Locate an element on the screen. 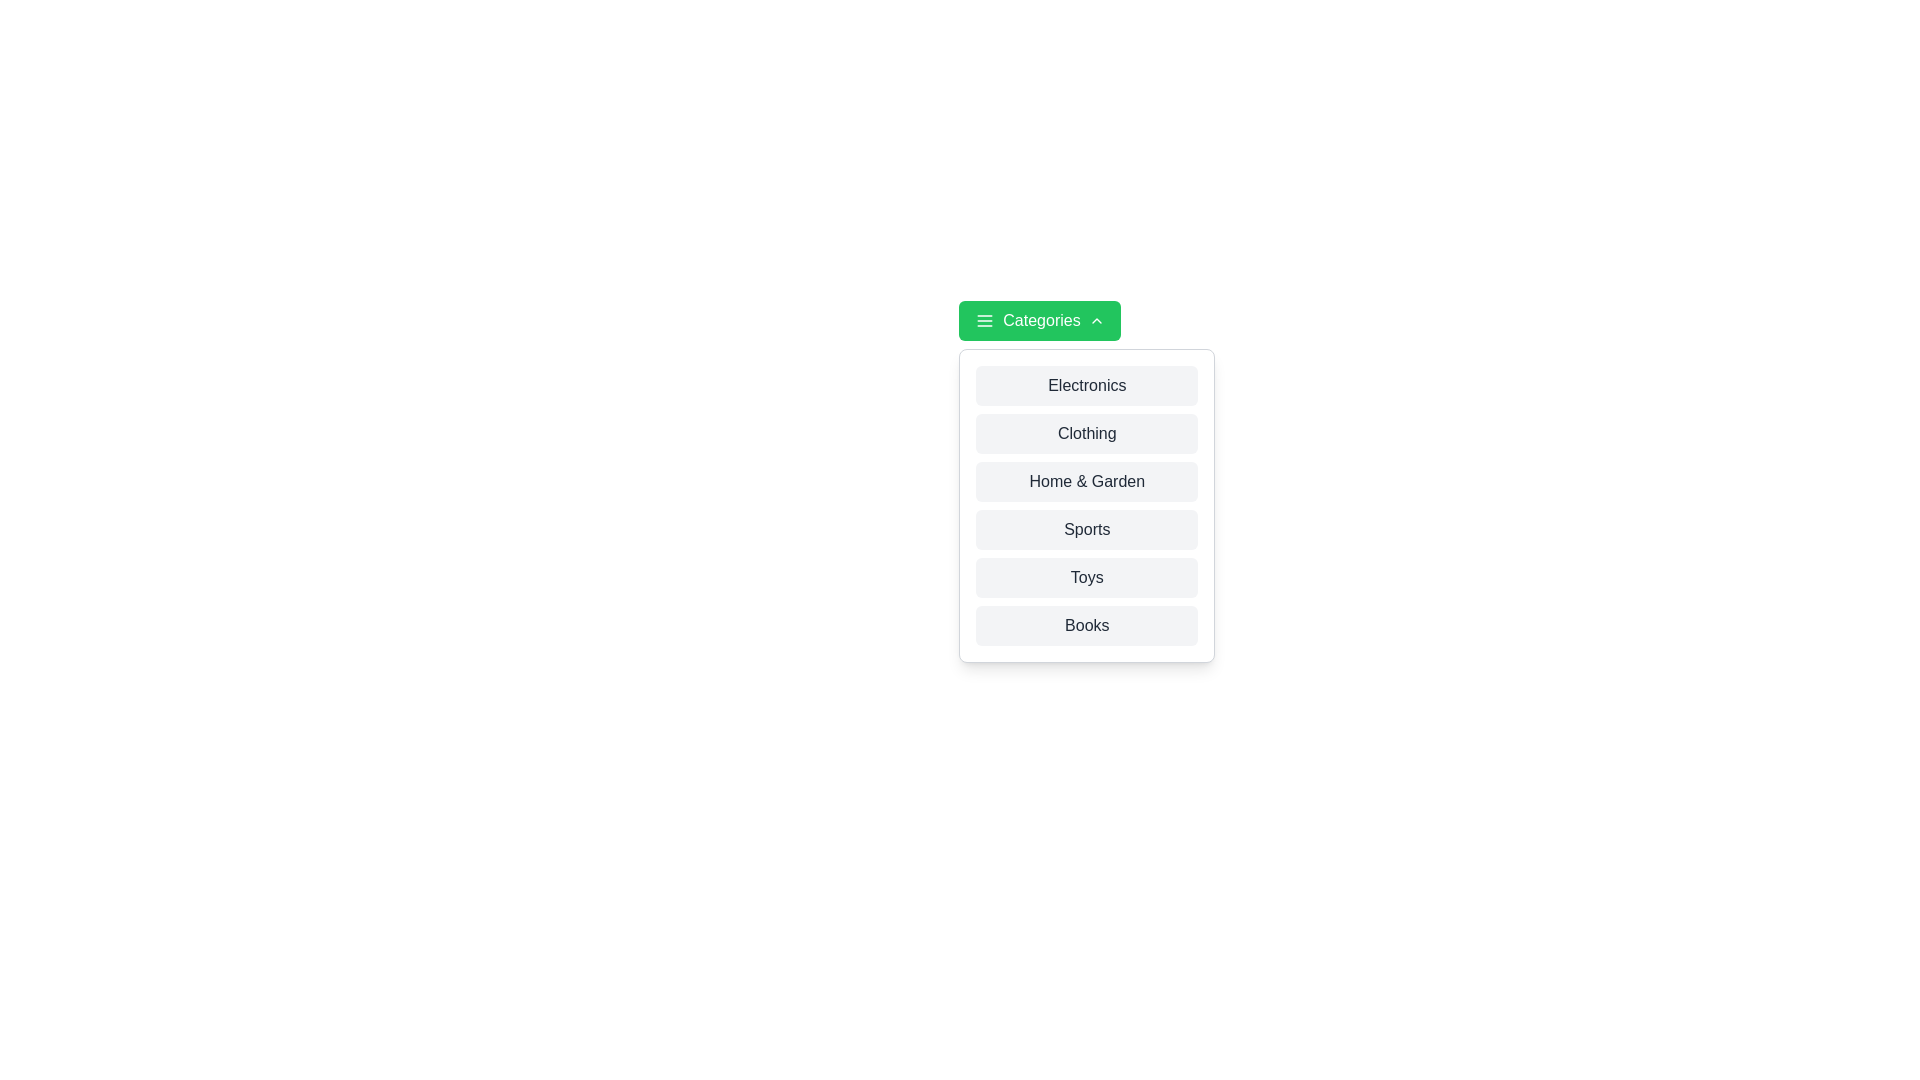 This screenshot has height=1080, width=1920. the 'Clothing' button, which is the second button from the top in a vertical list, to trigger a visual change is located at coordinates (1086, 433).